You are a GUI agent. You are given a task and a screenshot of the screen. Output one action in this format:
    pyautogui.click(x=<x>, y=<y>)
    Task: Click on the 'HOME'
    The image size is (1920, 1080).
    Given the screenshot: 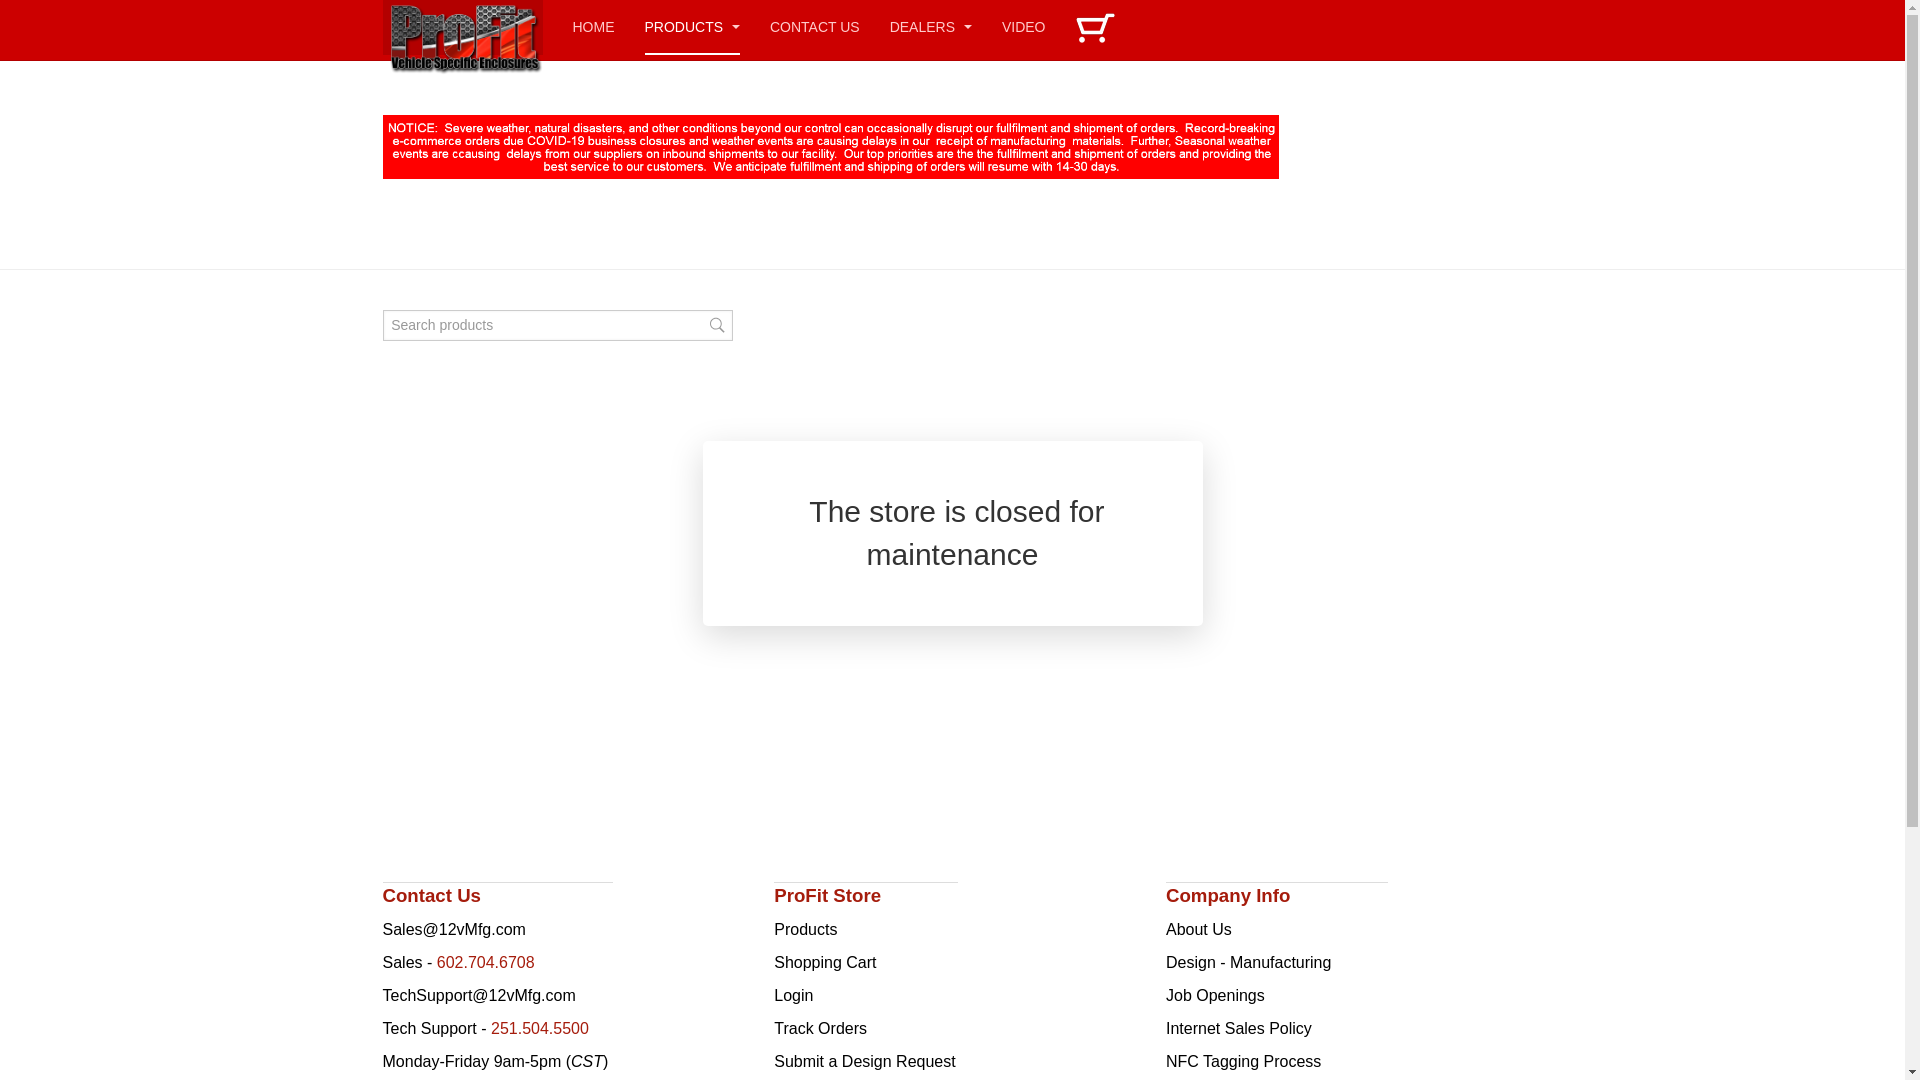 What is the action you would take?
    pyautogui.click(x=592, y=27)
    